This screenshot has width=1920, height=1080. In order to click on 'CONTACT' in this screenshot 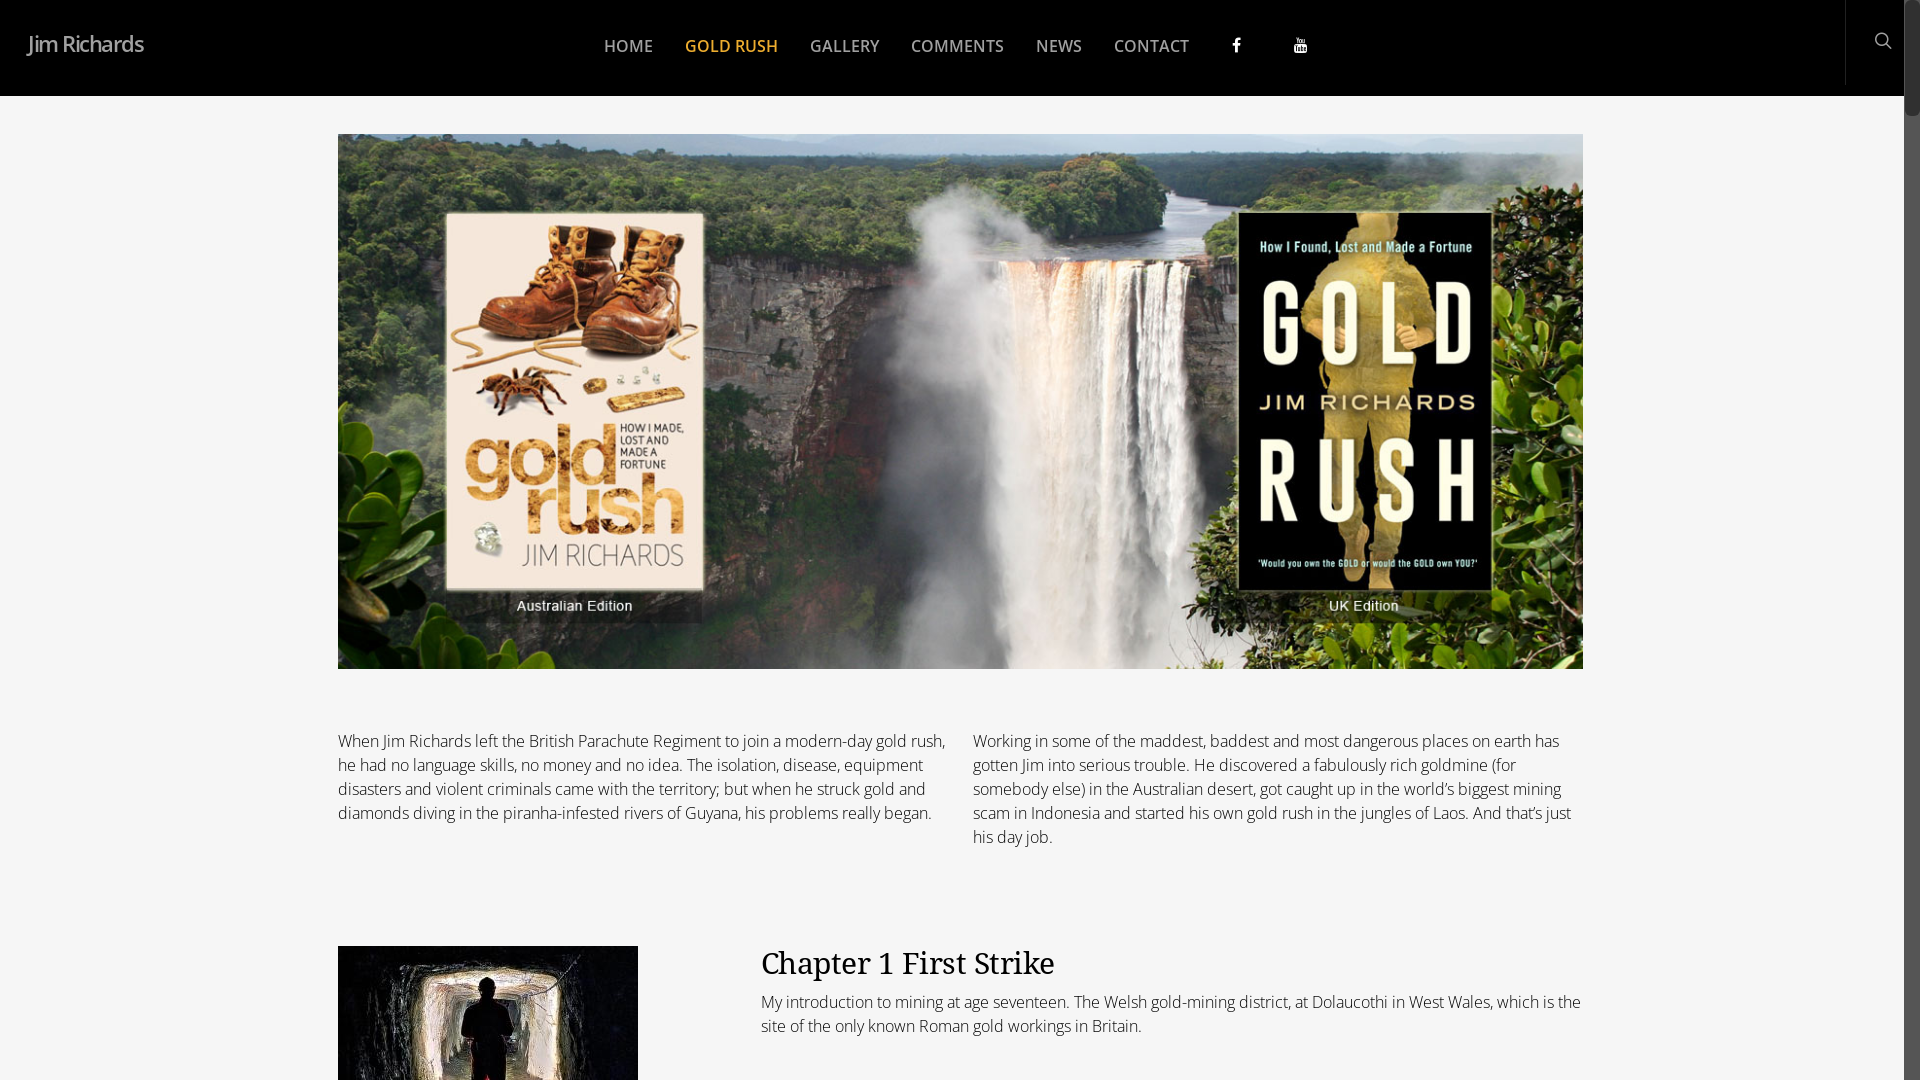, I will do `click(1150, 59)`.